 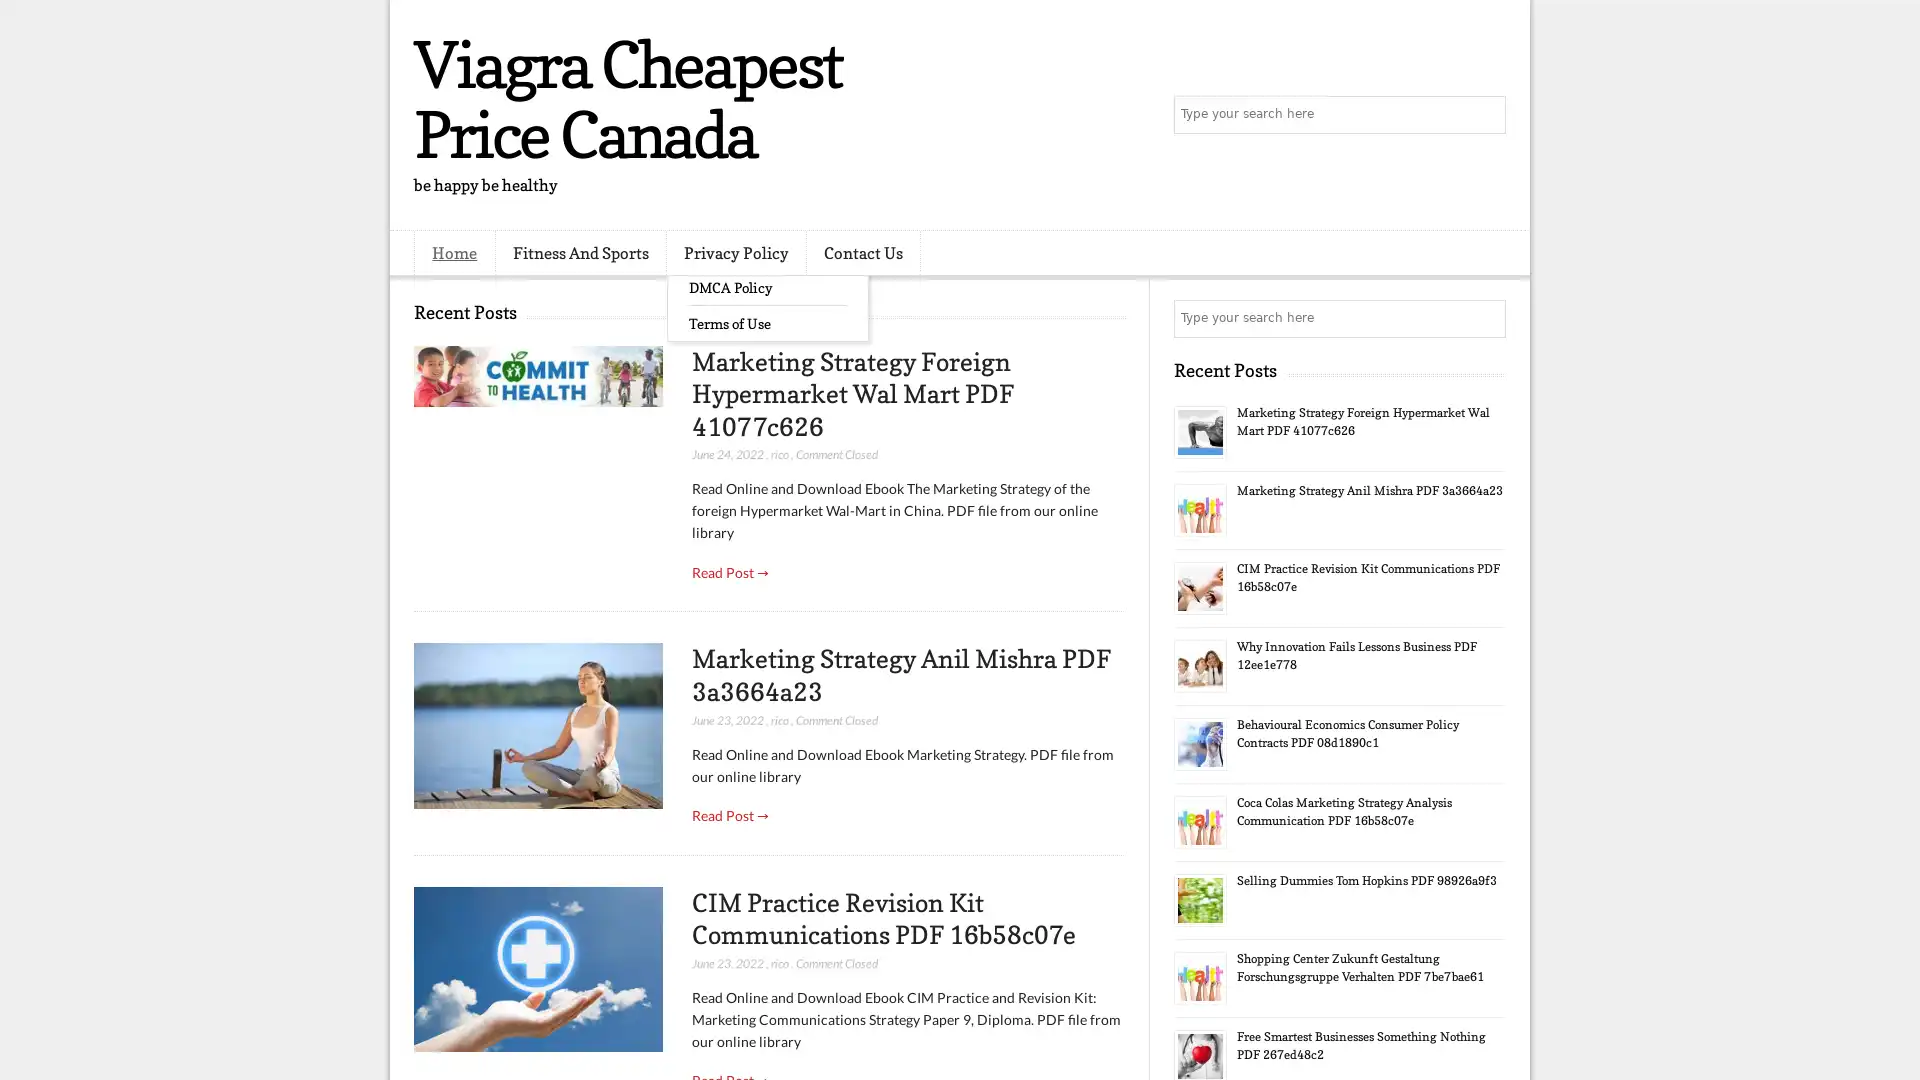 I want to click on Search, so click(x=1485, y=318).